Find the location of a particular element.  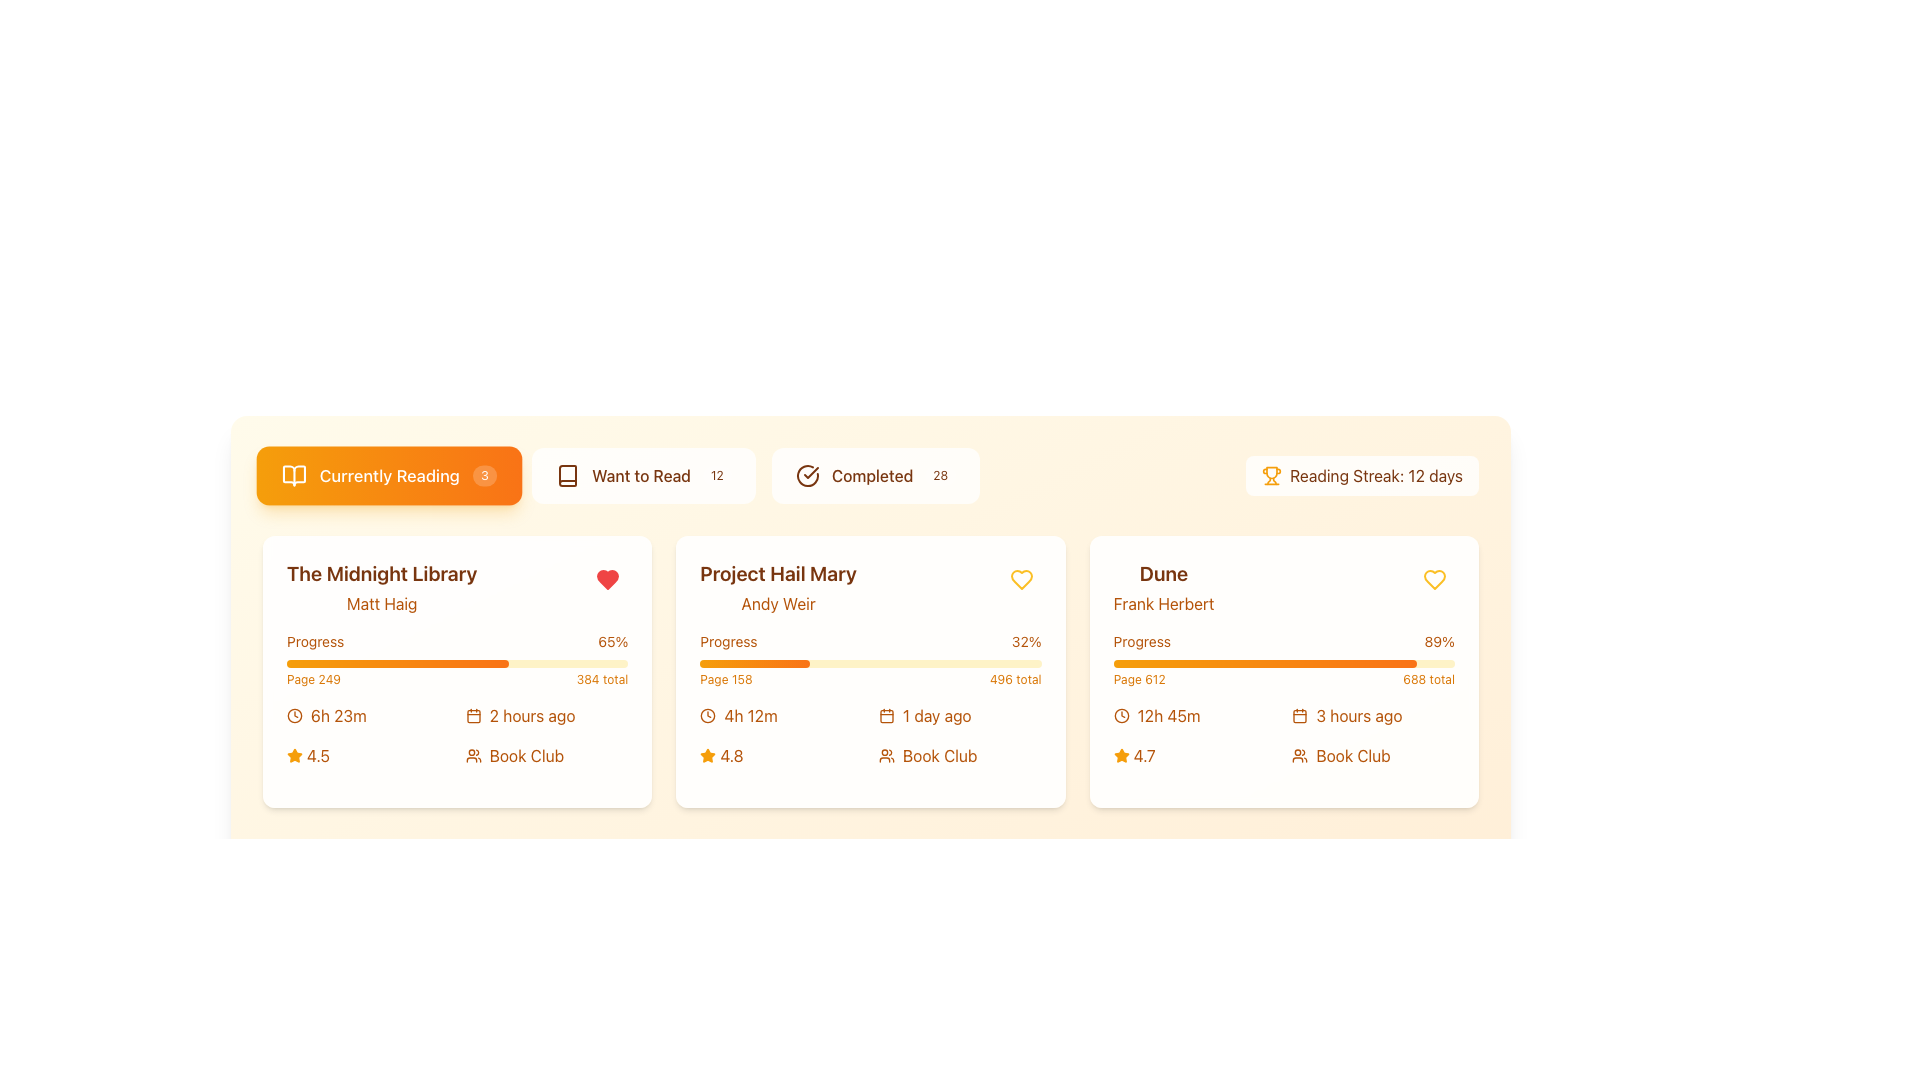

the rating value text associated with the book 'Project Hail Mary', located to the right of the star icon and below the book's title and metadata is located at coordinates (730, 756).